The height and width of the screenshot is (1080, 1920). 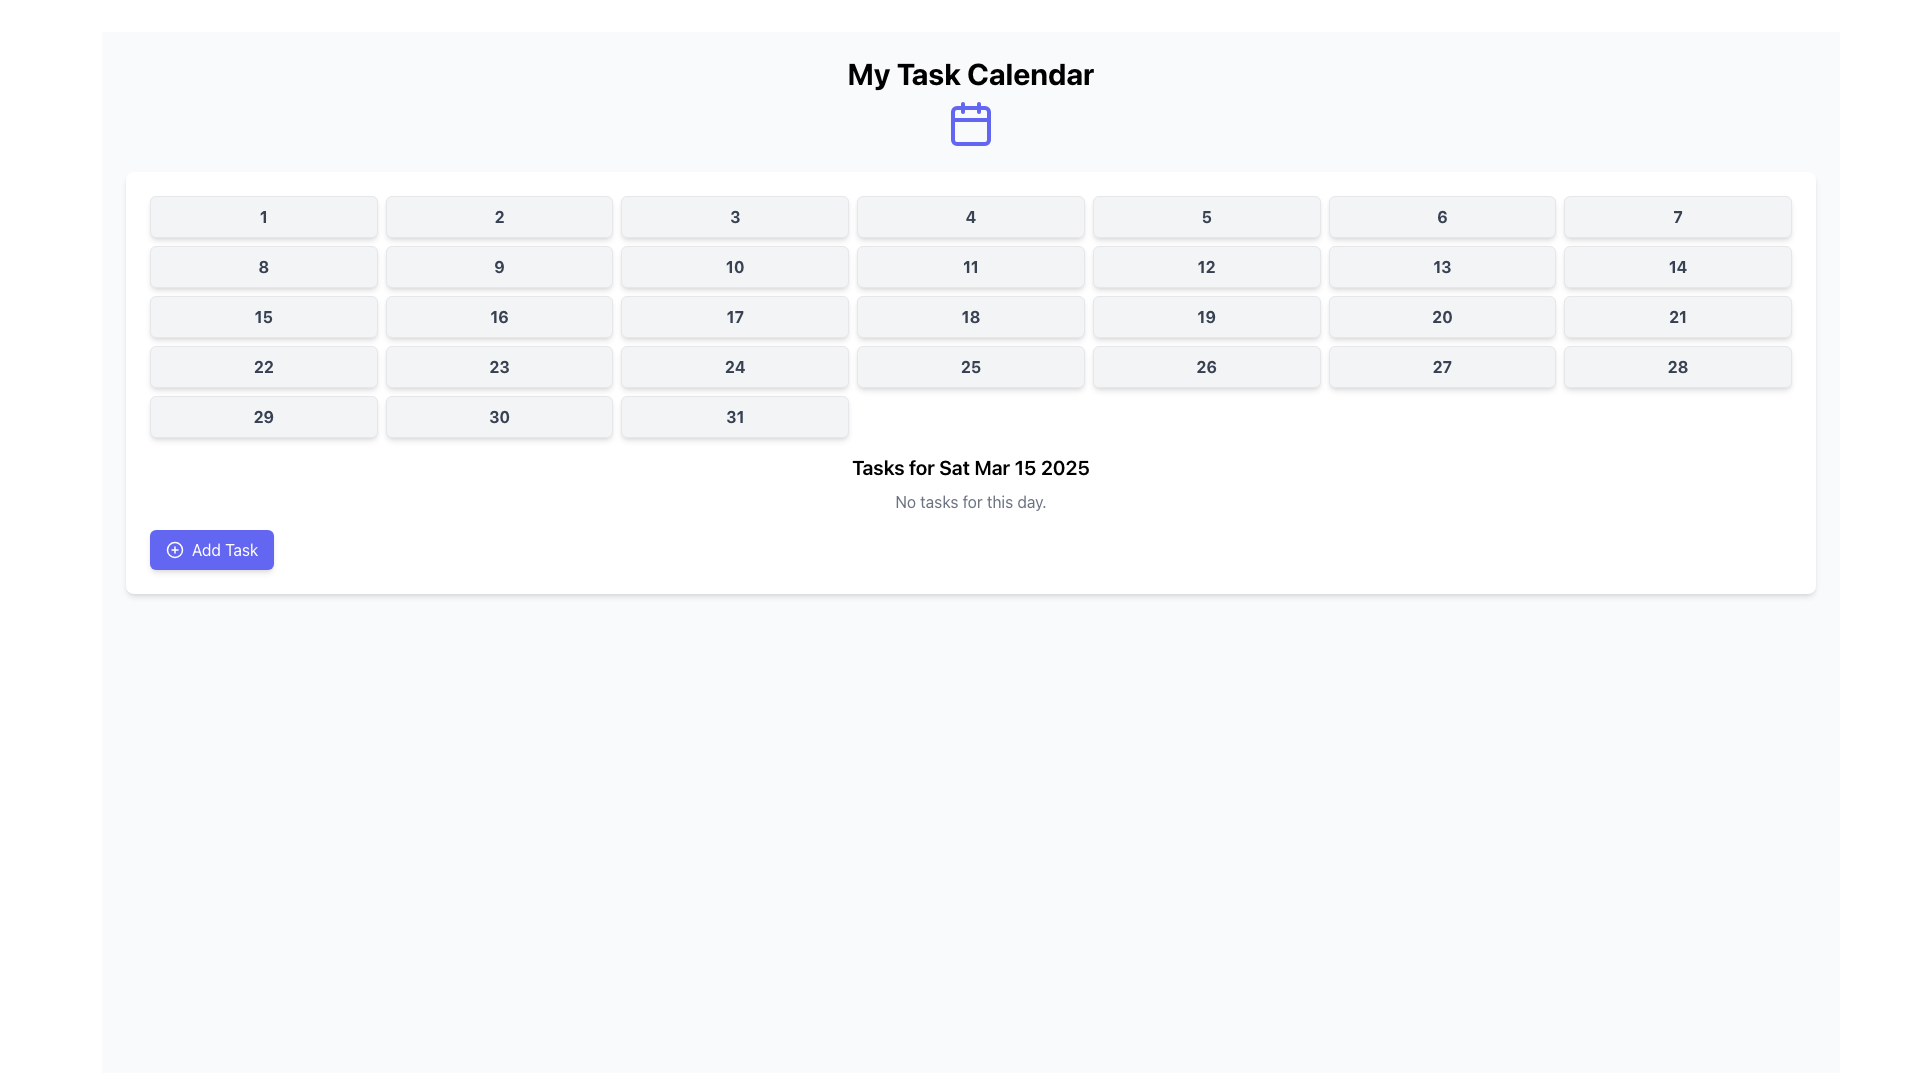 What do you see at coordinates (1678, 315) in the screenshot?
I see `the selectable day button representing the 21st day in the calendar grid for visual feedback` at bounding box center [1678, 315].